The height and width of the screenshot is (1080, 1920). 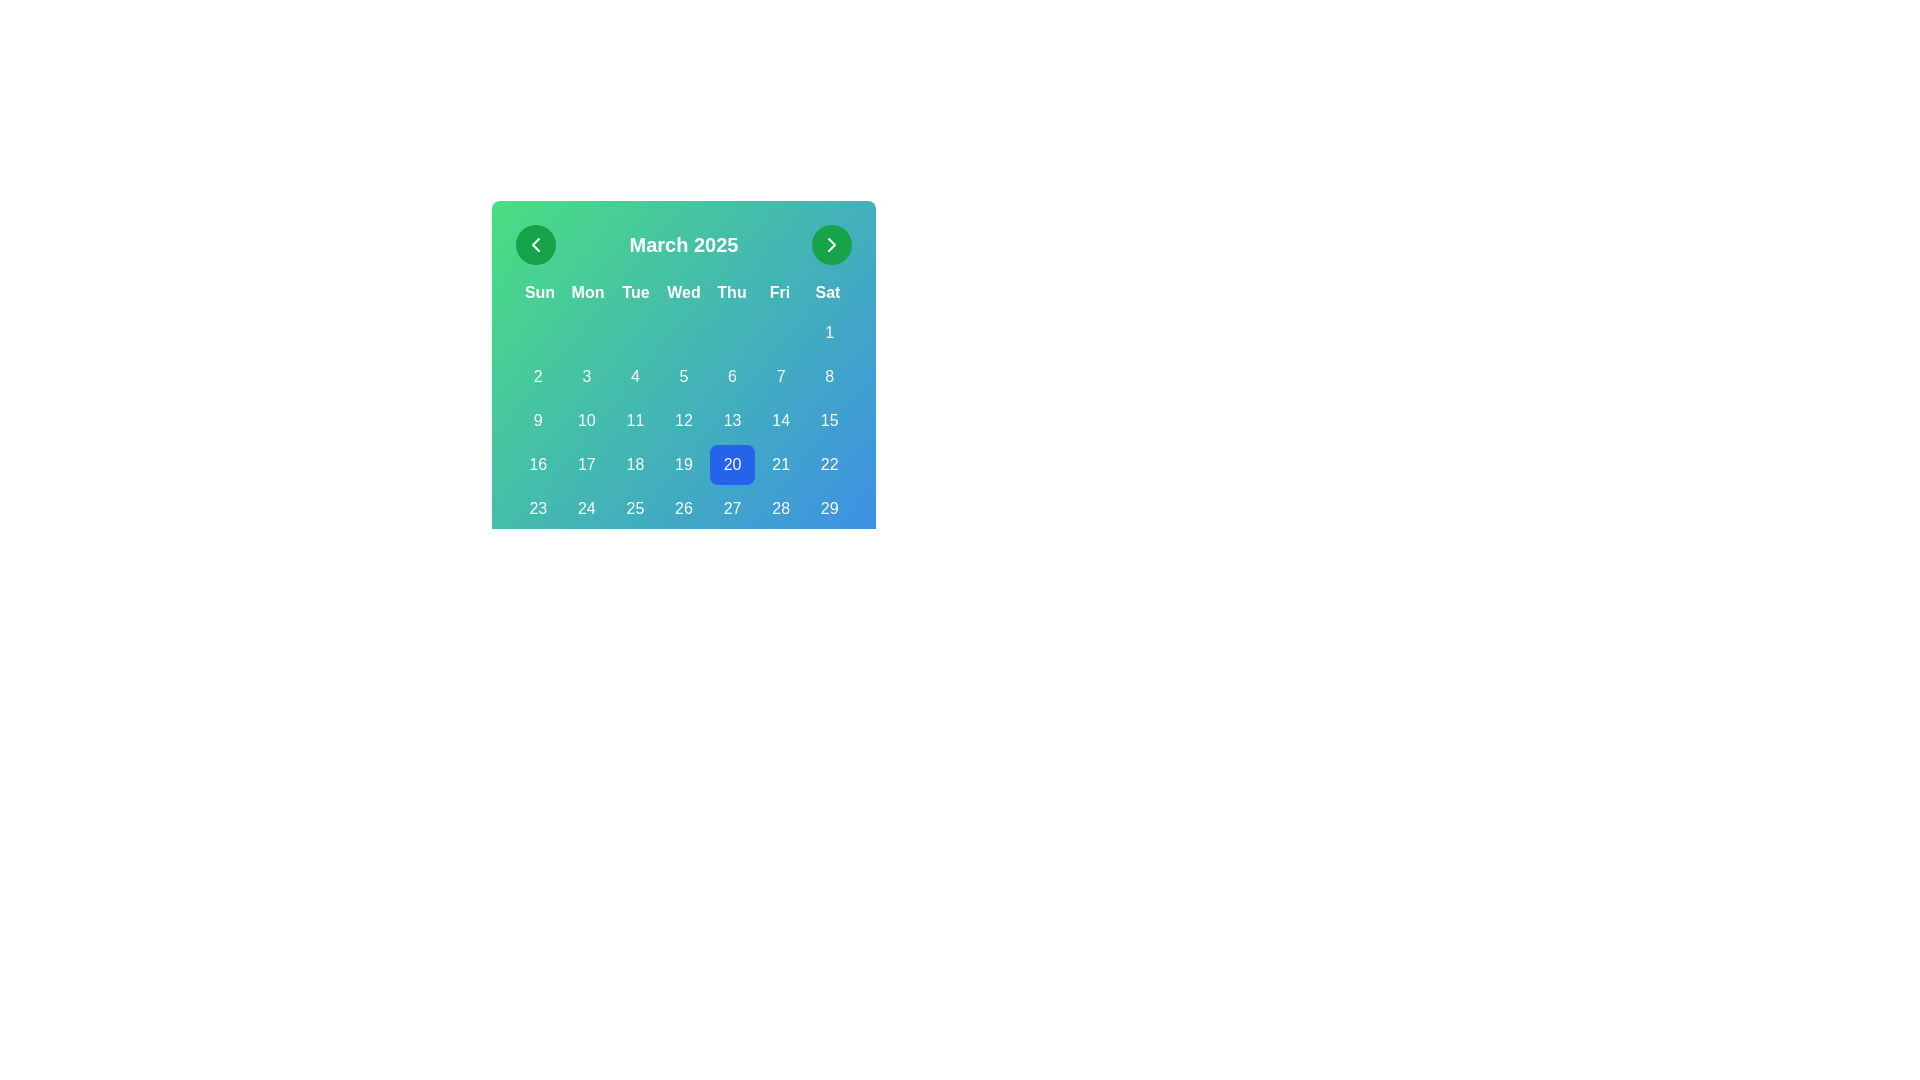 What do you see at coordinates (683, 331) in the screenshot?
I see `the small dot indicator in the fourth cell of the topmost row of the calendar grid, which is visually centered and part of a gradient background ranging from green to blue` at bounding box center [683, 331].